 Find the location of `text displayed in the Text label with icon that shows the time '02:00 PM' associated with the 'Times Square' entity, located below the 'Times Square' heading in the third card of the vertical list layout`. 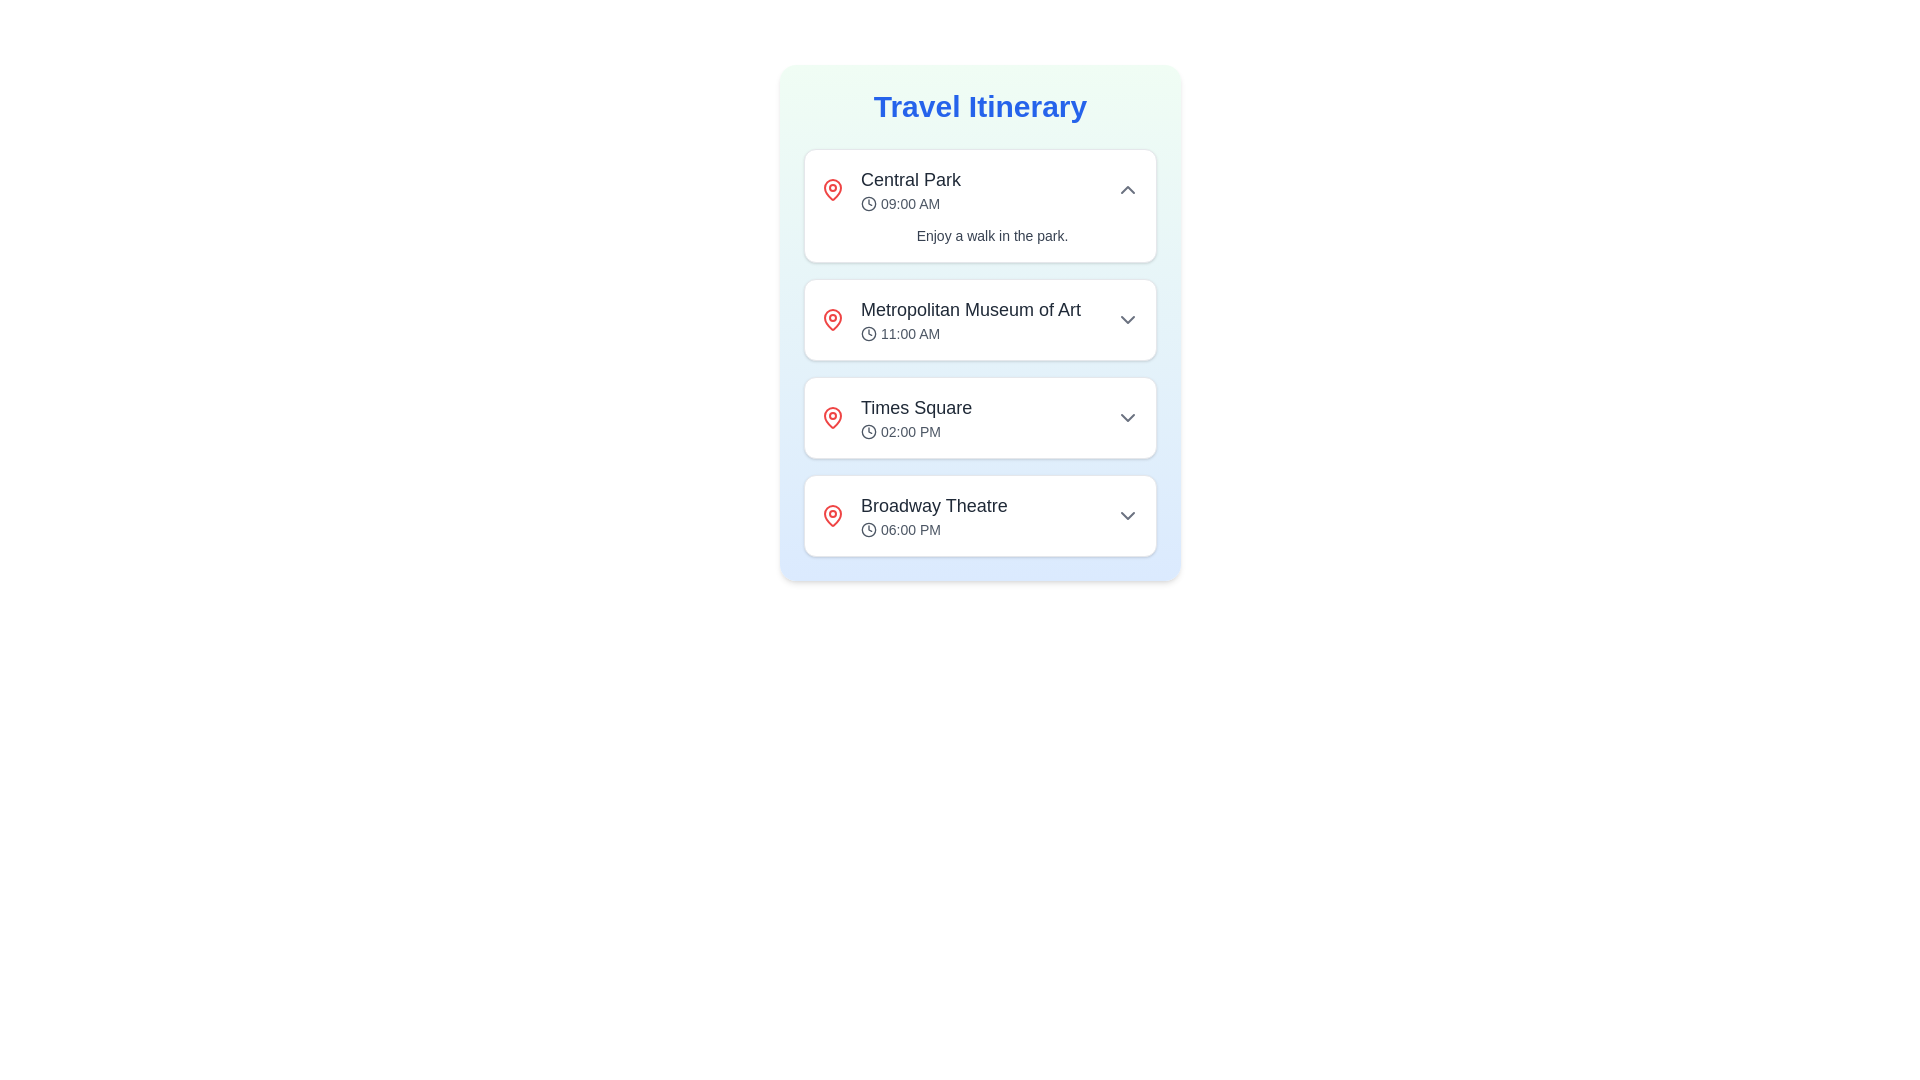

text displayed in the Text label with icon that shows the time '02:00 PM' associated with the 'Times Square' entity, located below the 'Times Square' heading in the third card of the vertical list layout is located at coordinates (915, 431).